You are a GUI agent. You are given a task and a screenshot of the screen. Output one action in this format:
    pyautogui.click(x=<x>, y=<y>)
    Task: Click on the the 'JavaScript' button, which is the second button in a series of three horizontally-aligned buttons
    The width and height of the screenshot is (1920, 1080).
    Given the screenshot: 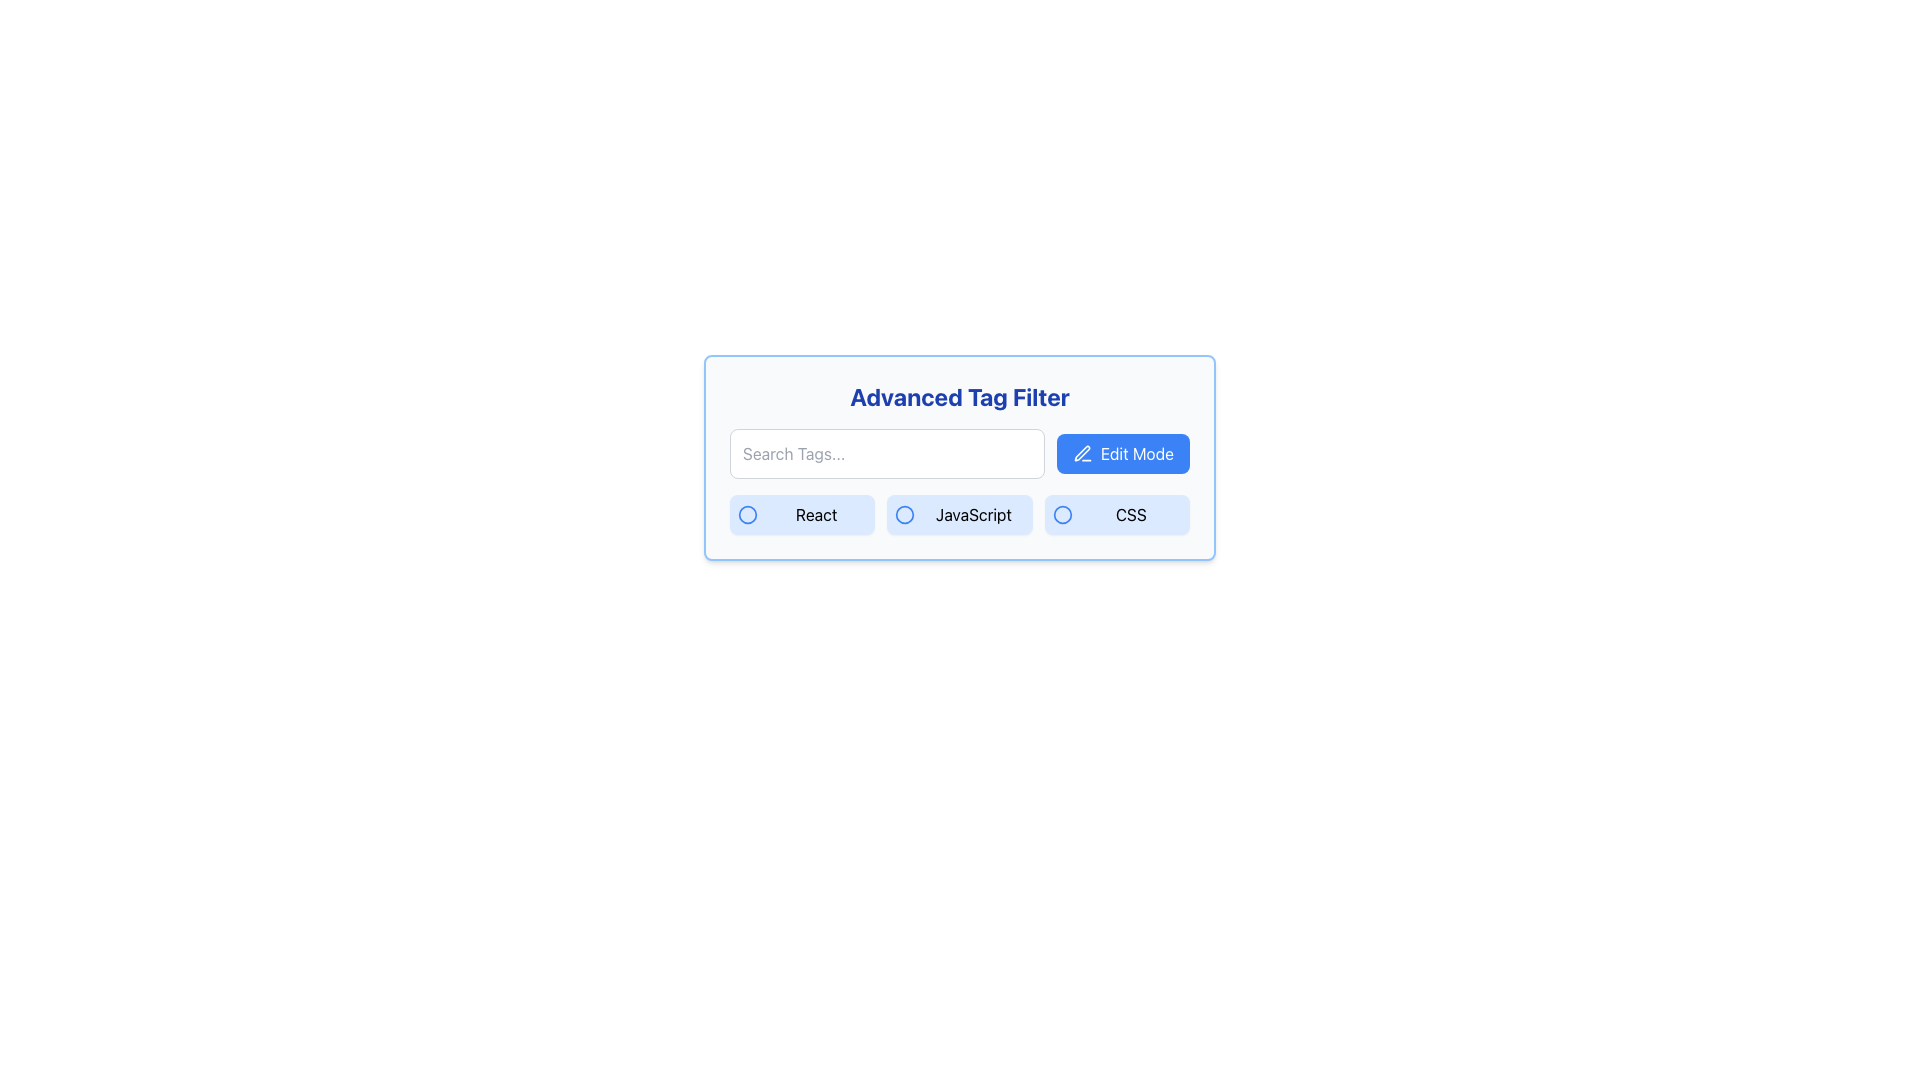 What is the action you would take?
    pyautogui.click(x=960, y=514)
    